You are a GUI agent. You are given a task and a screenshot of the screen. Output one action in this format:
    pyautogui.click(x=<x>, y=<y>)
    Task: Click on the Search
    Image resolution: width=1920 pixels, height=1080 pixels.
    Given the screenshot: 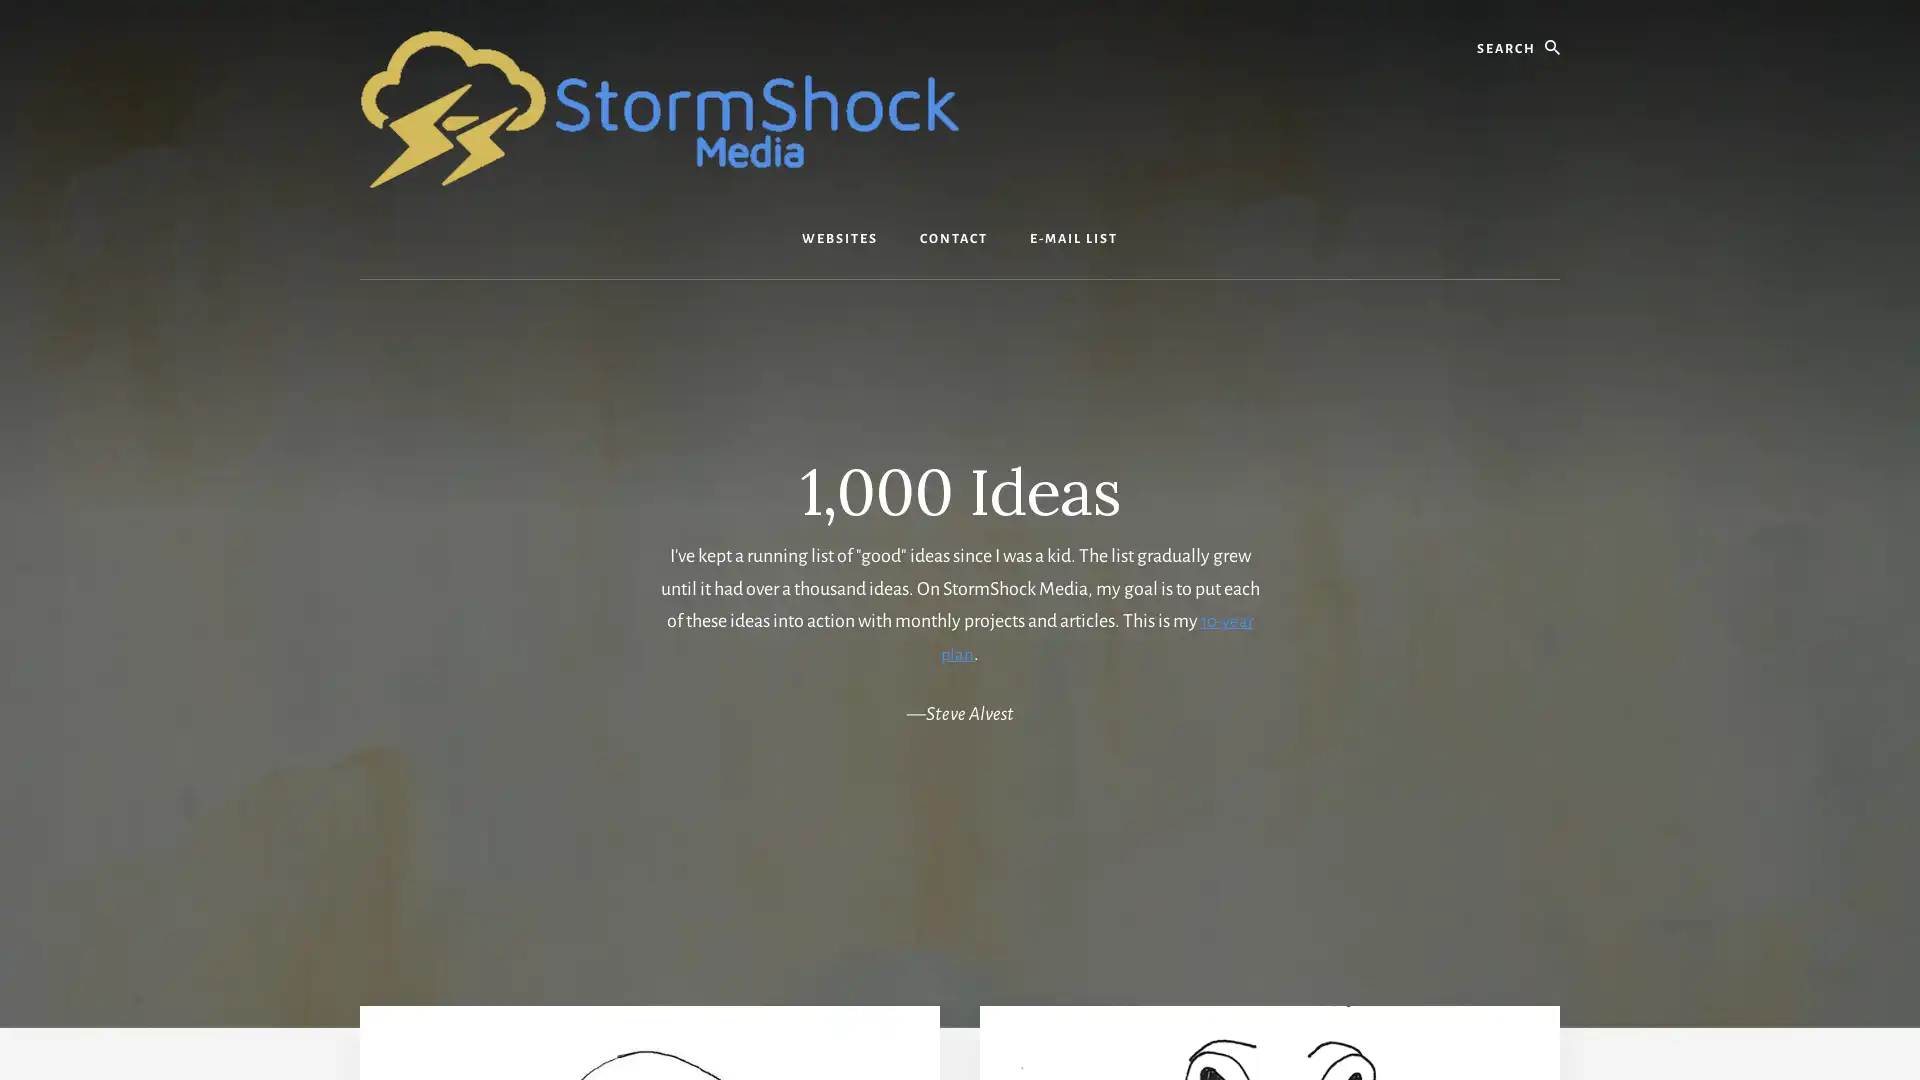 What is the action you would take?
    pyautogui.click(x=1558, y=19)
    